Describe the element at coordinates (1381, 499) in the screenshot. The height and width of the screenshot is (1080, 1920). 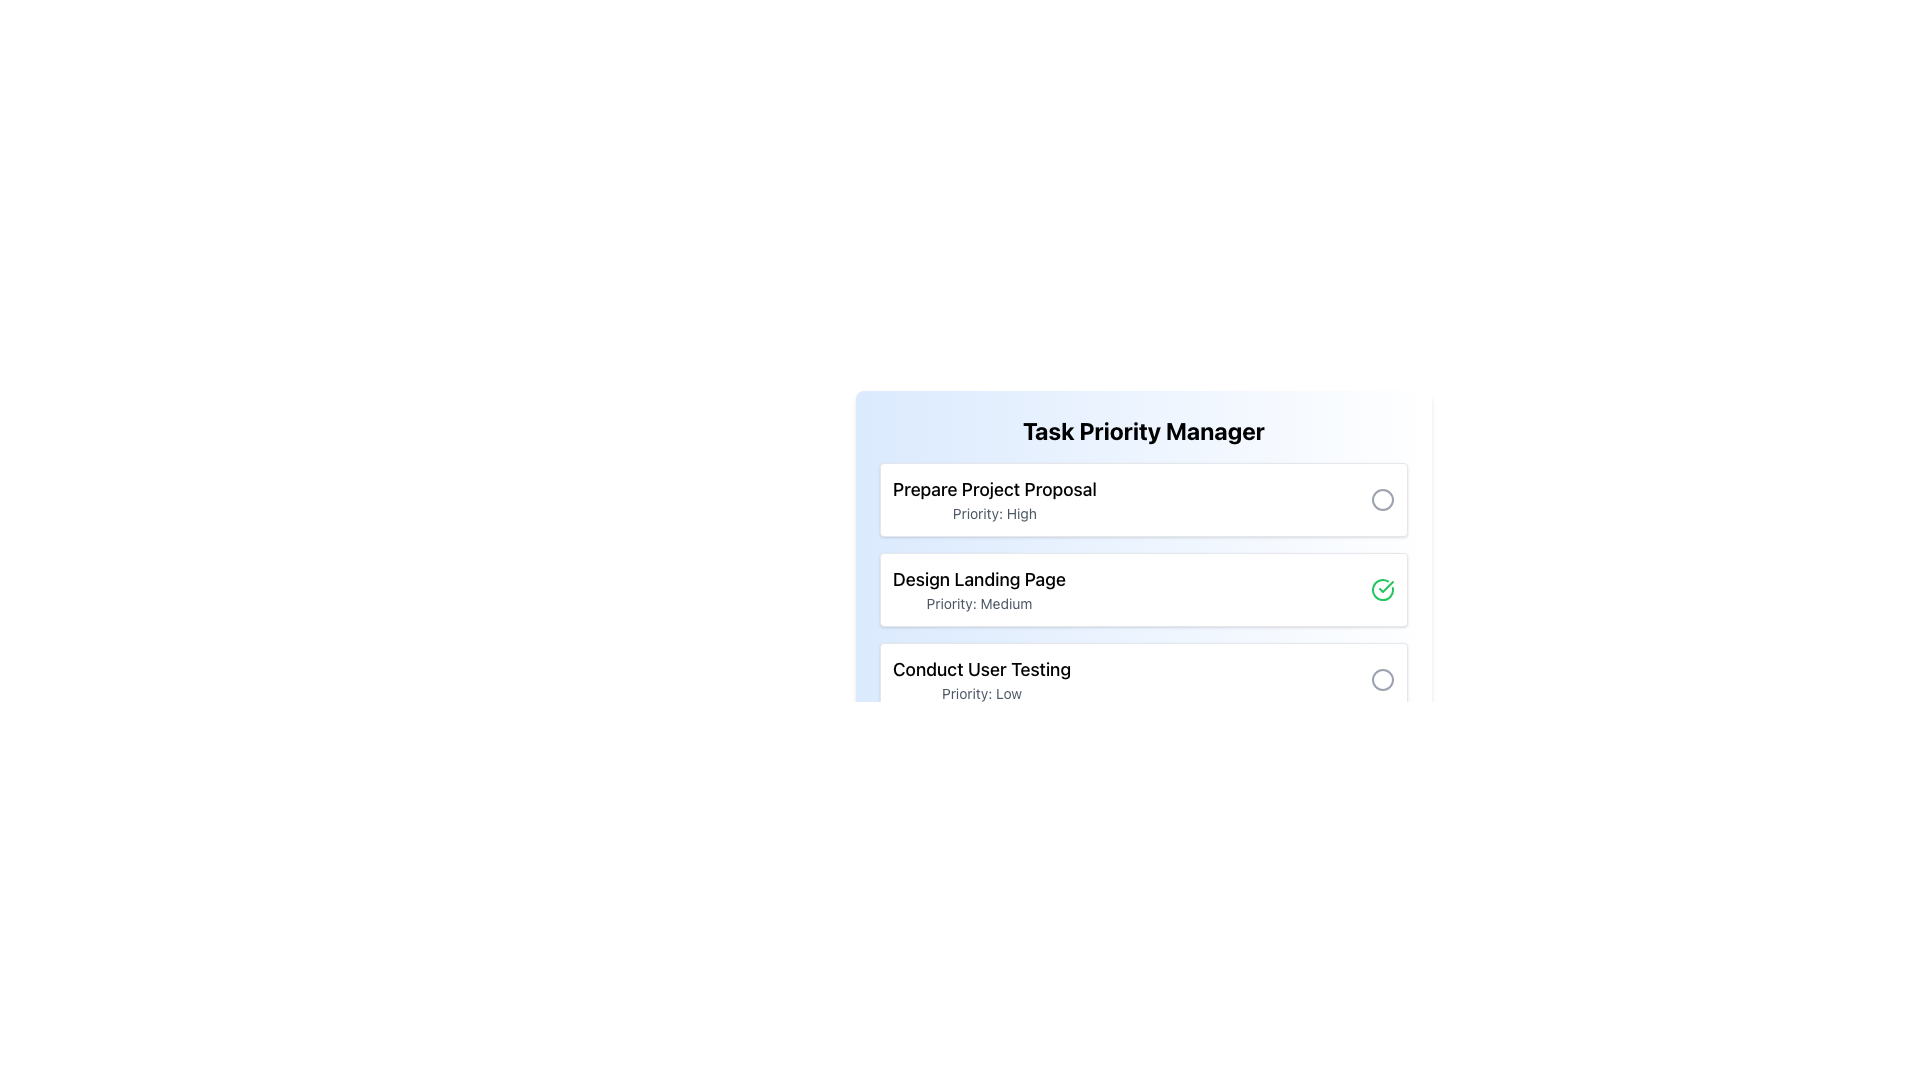
I see `the circular indicator with a filled central dot, which is part of the priority management interface and is located to the right of the 'Prepare Project Proposal' task box` at that location.